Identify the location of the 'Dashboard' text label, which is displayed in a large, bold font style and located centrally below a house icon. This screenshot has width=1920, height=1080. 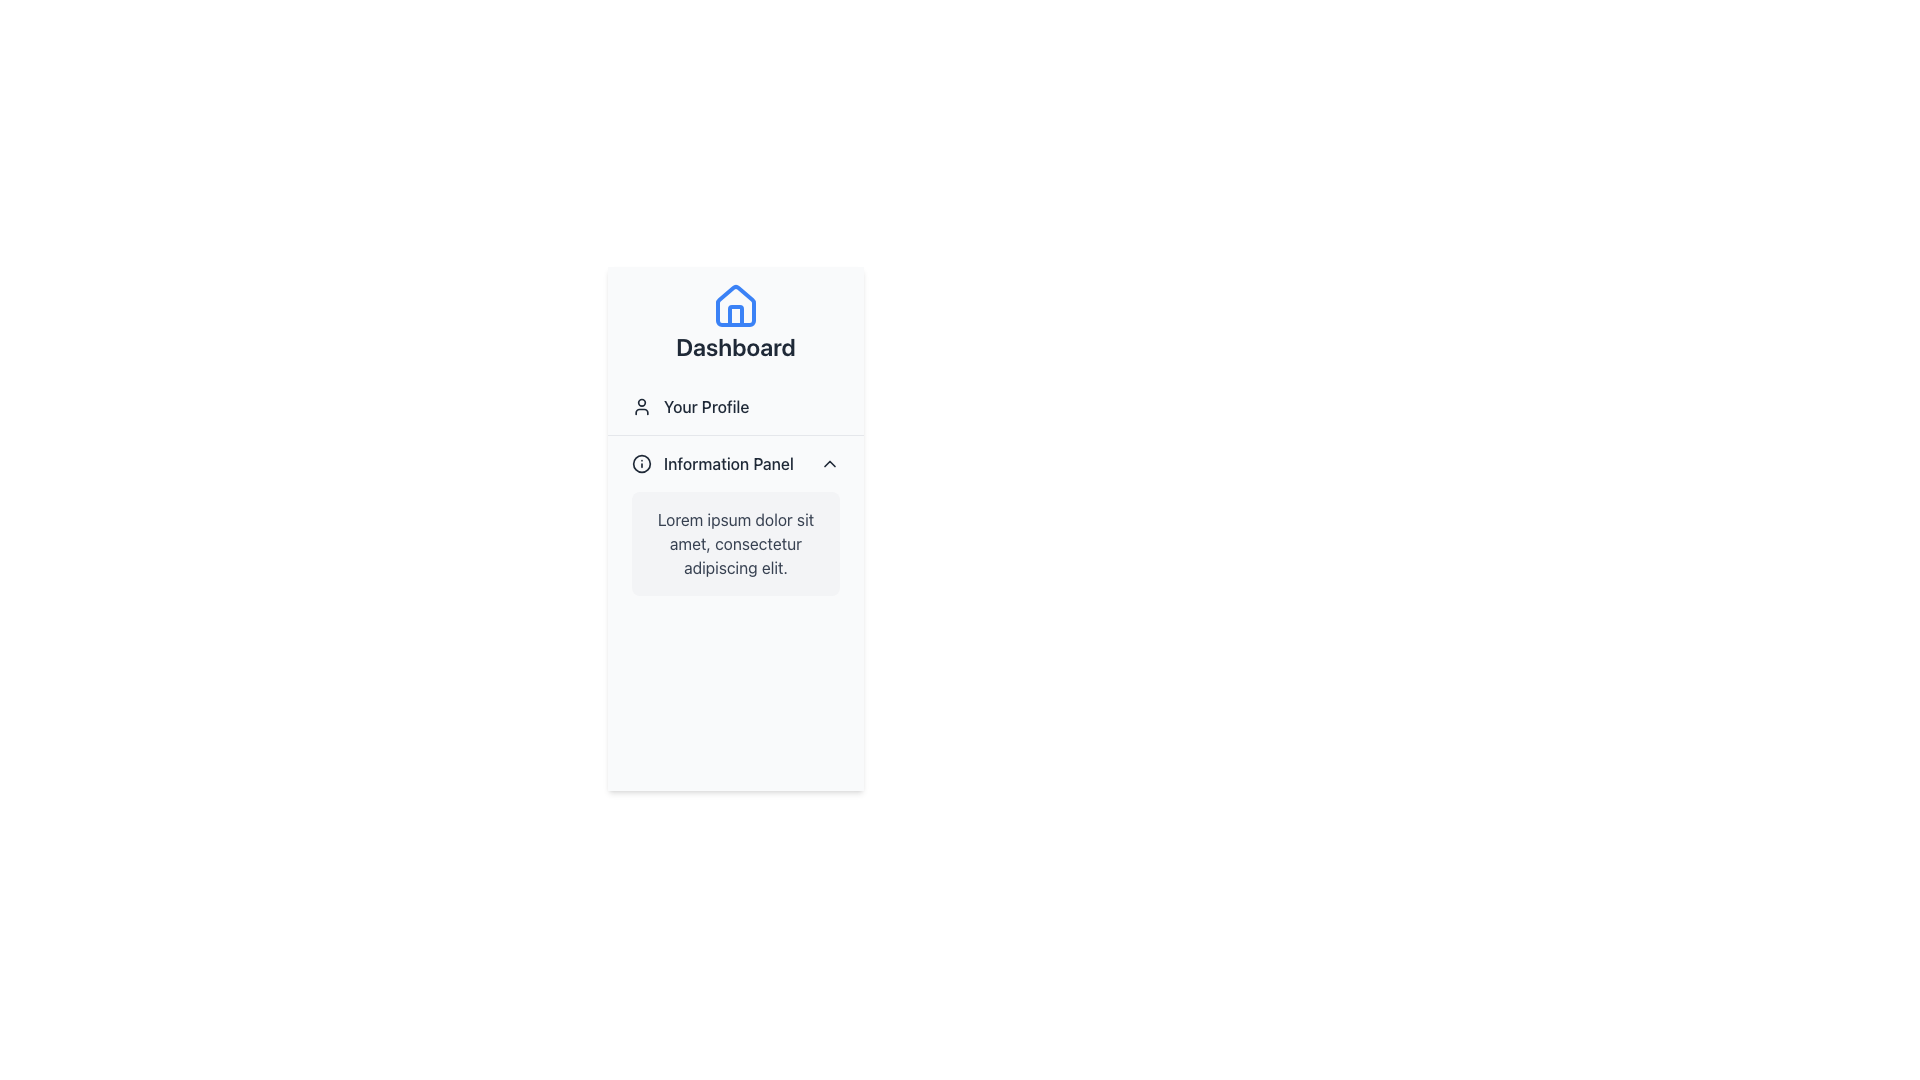
(734, 346).